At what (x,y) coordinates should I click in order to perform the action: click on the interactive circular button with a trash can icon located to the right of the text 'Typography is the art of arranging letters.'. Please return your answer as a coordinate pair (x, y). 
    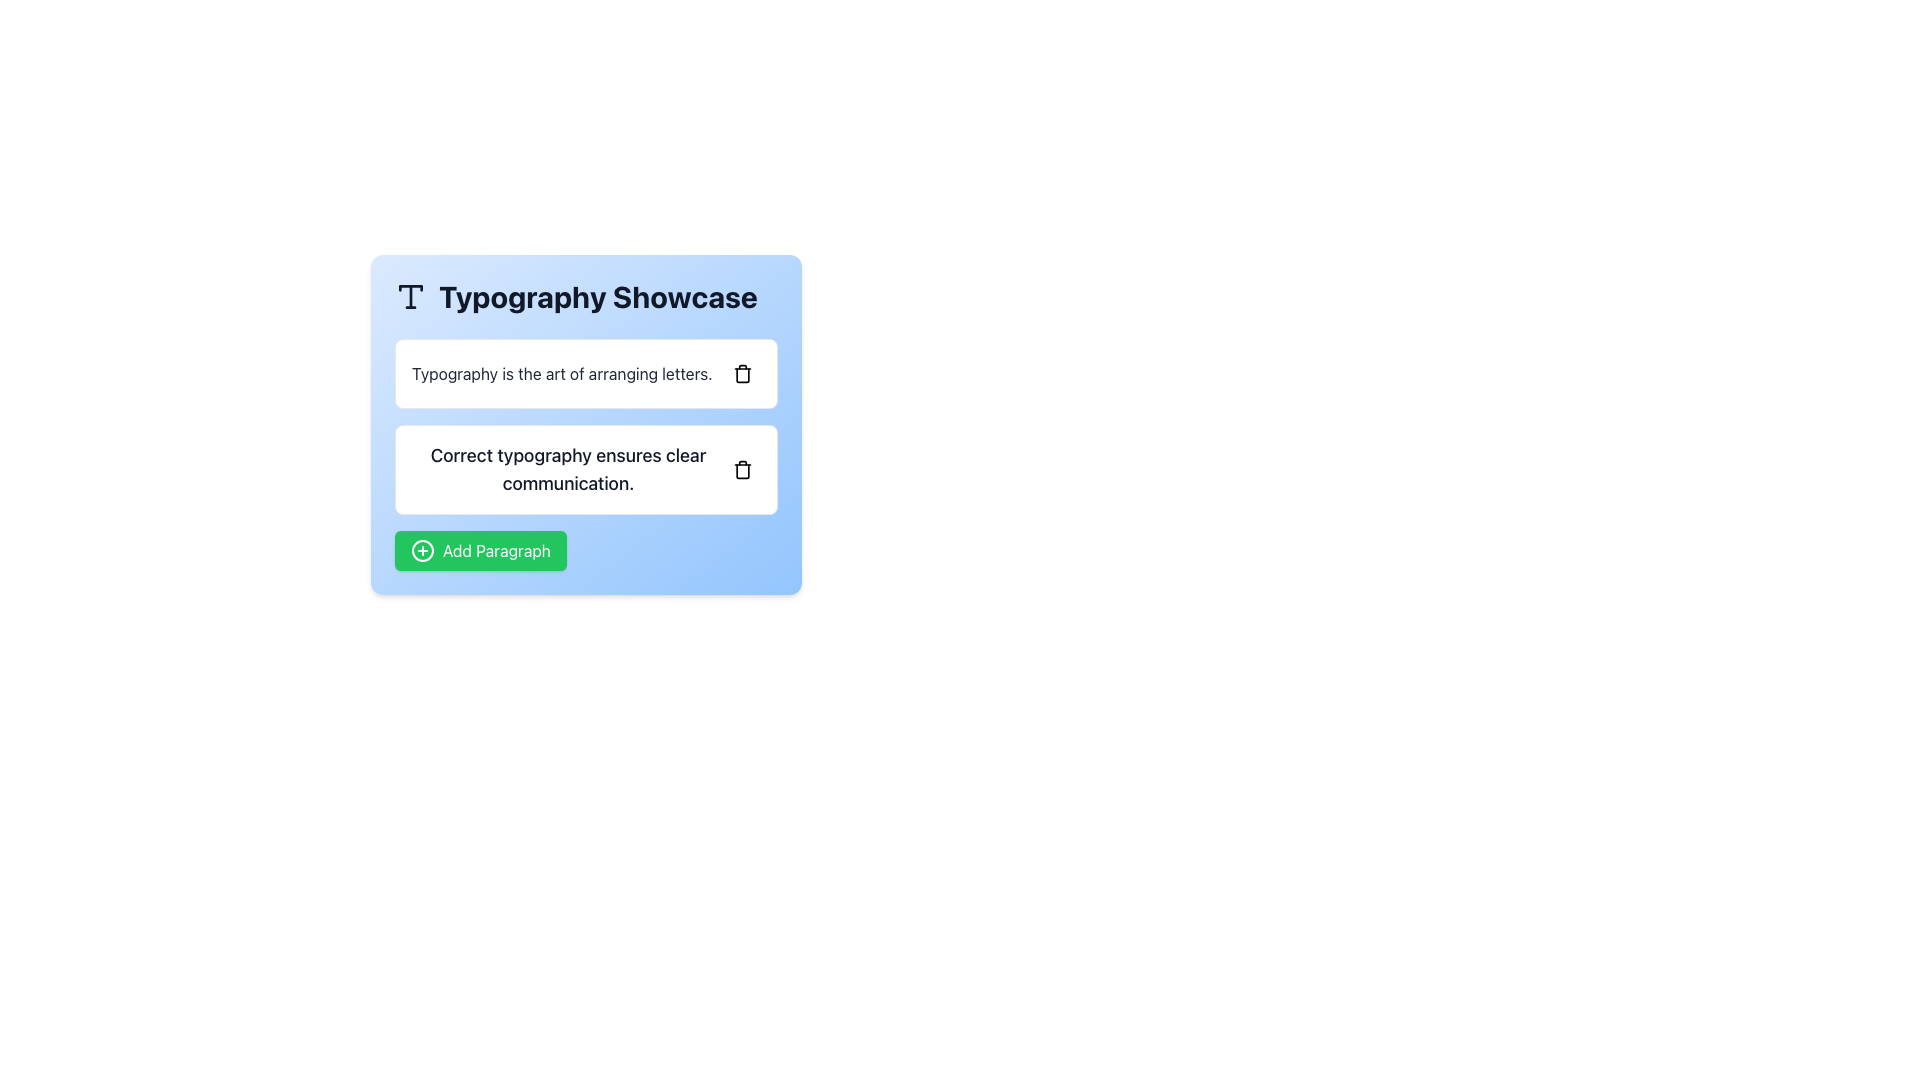
    Looking at the image, I should click on (742, 374).